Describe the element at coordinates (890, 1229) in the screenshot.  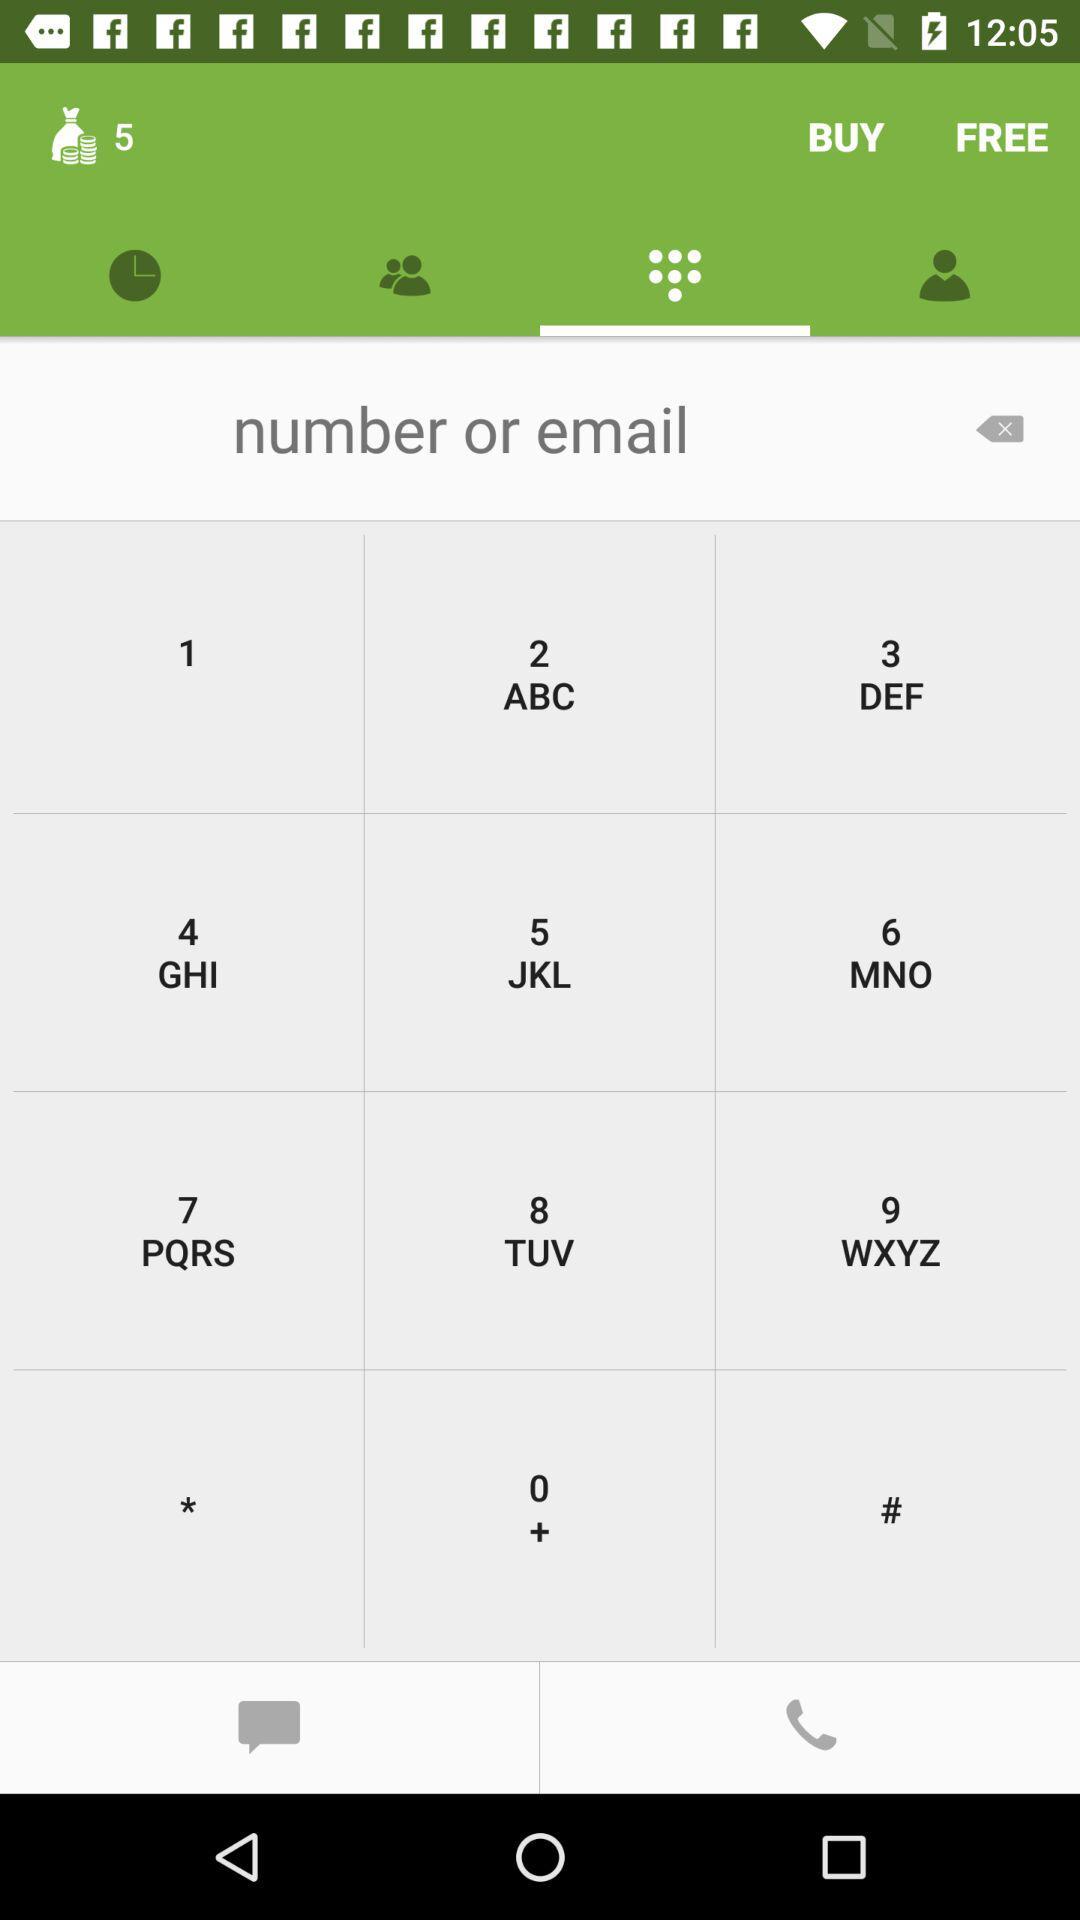
I see `item below 5` at that location.